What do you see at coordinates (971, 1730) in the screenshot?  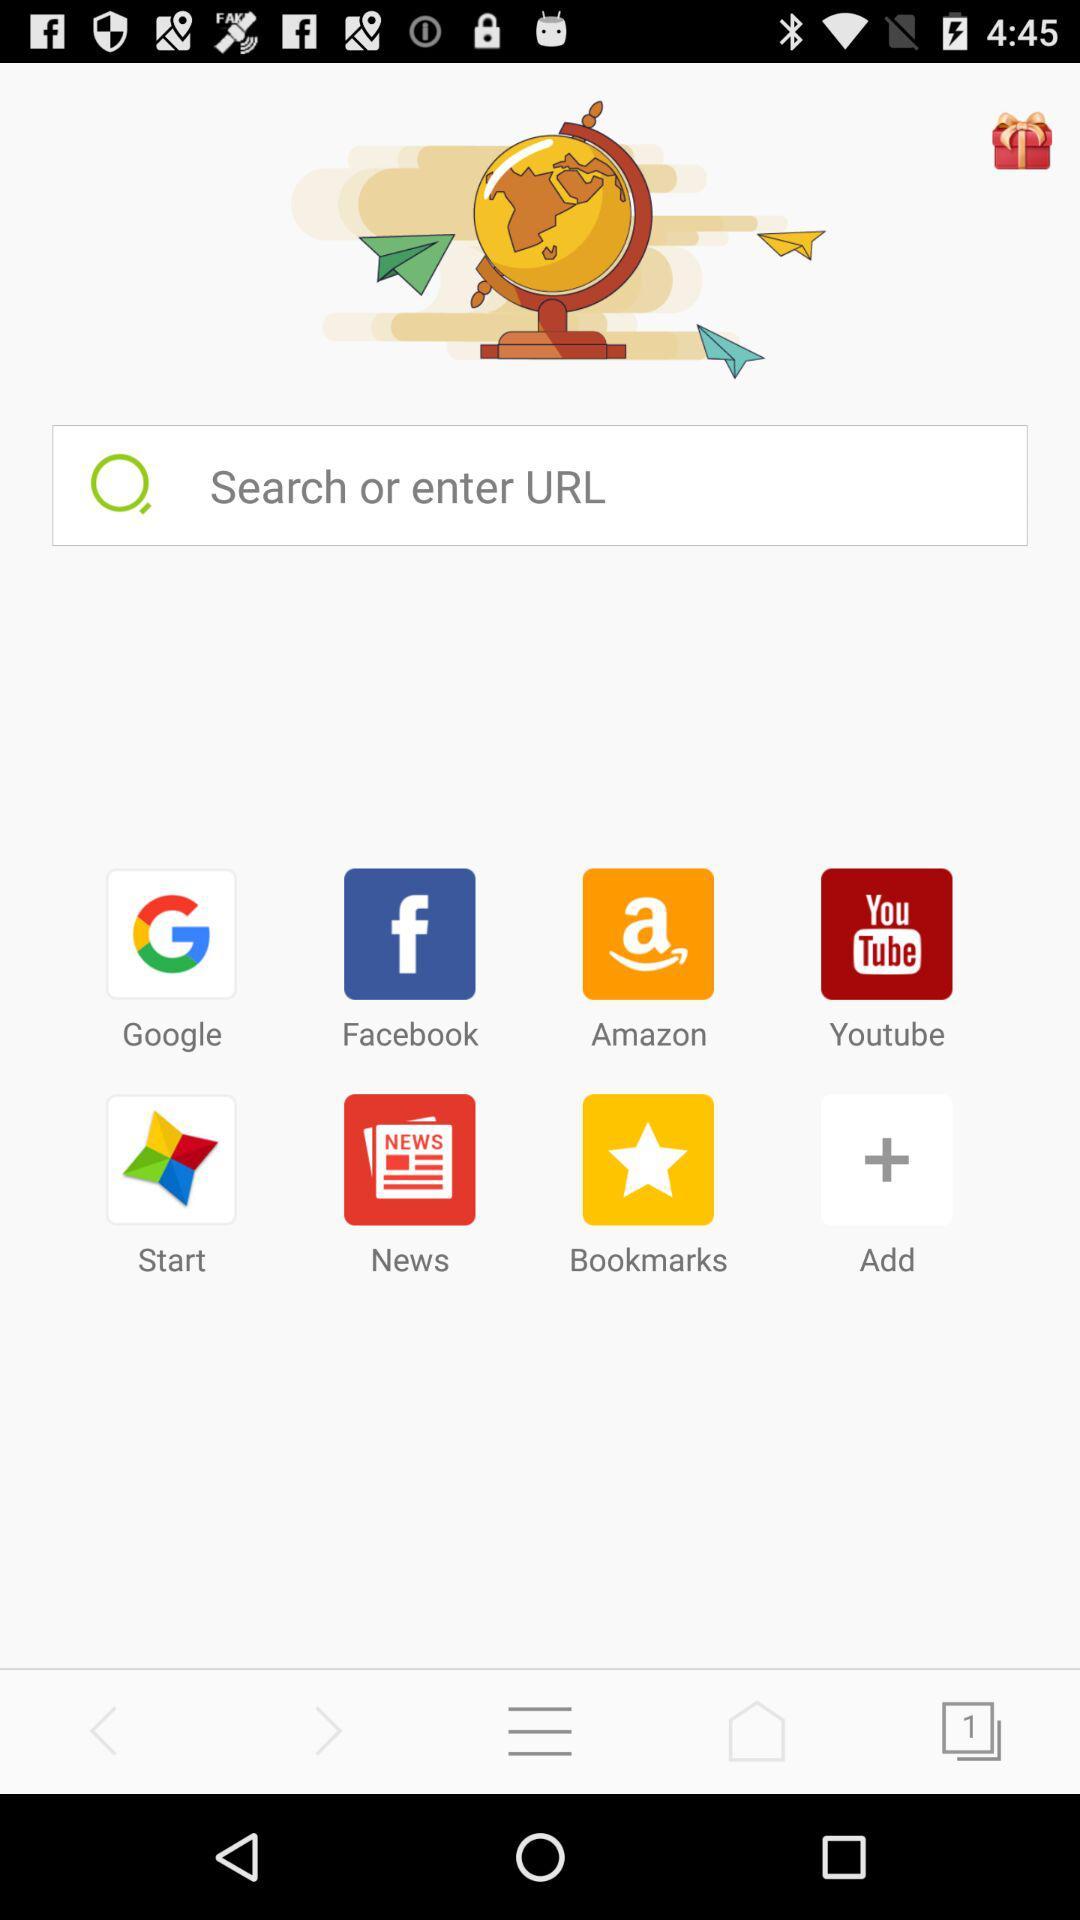 I see `next page` at bounding box center [971, 1730].